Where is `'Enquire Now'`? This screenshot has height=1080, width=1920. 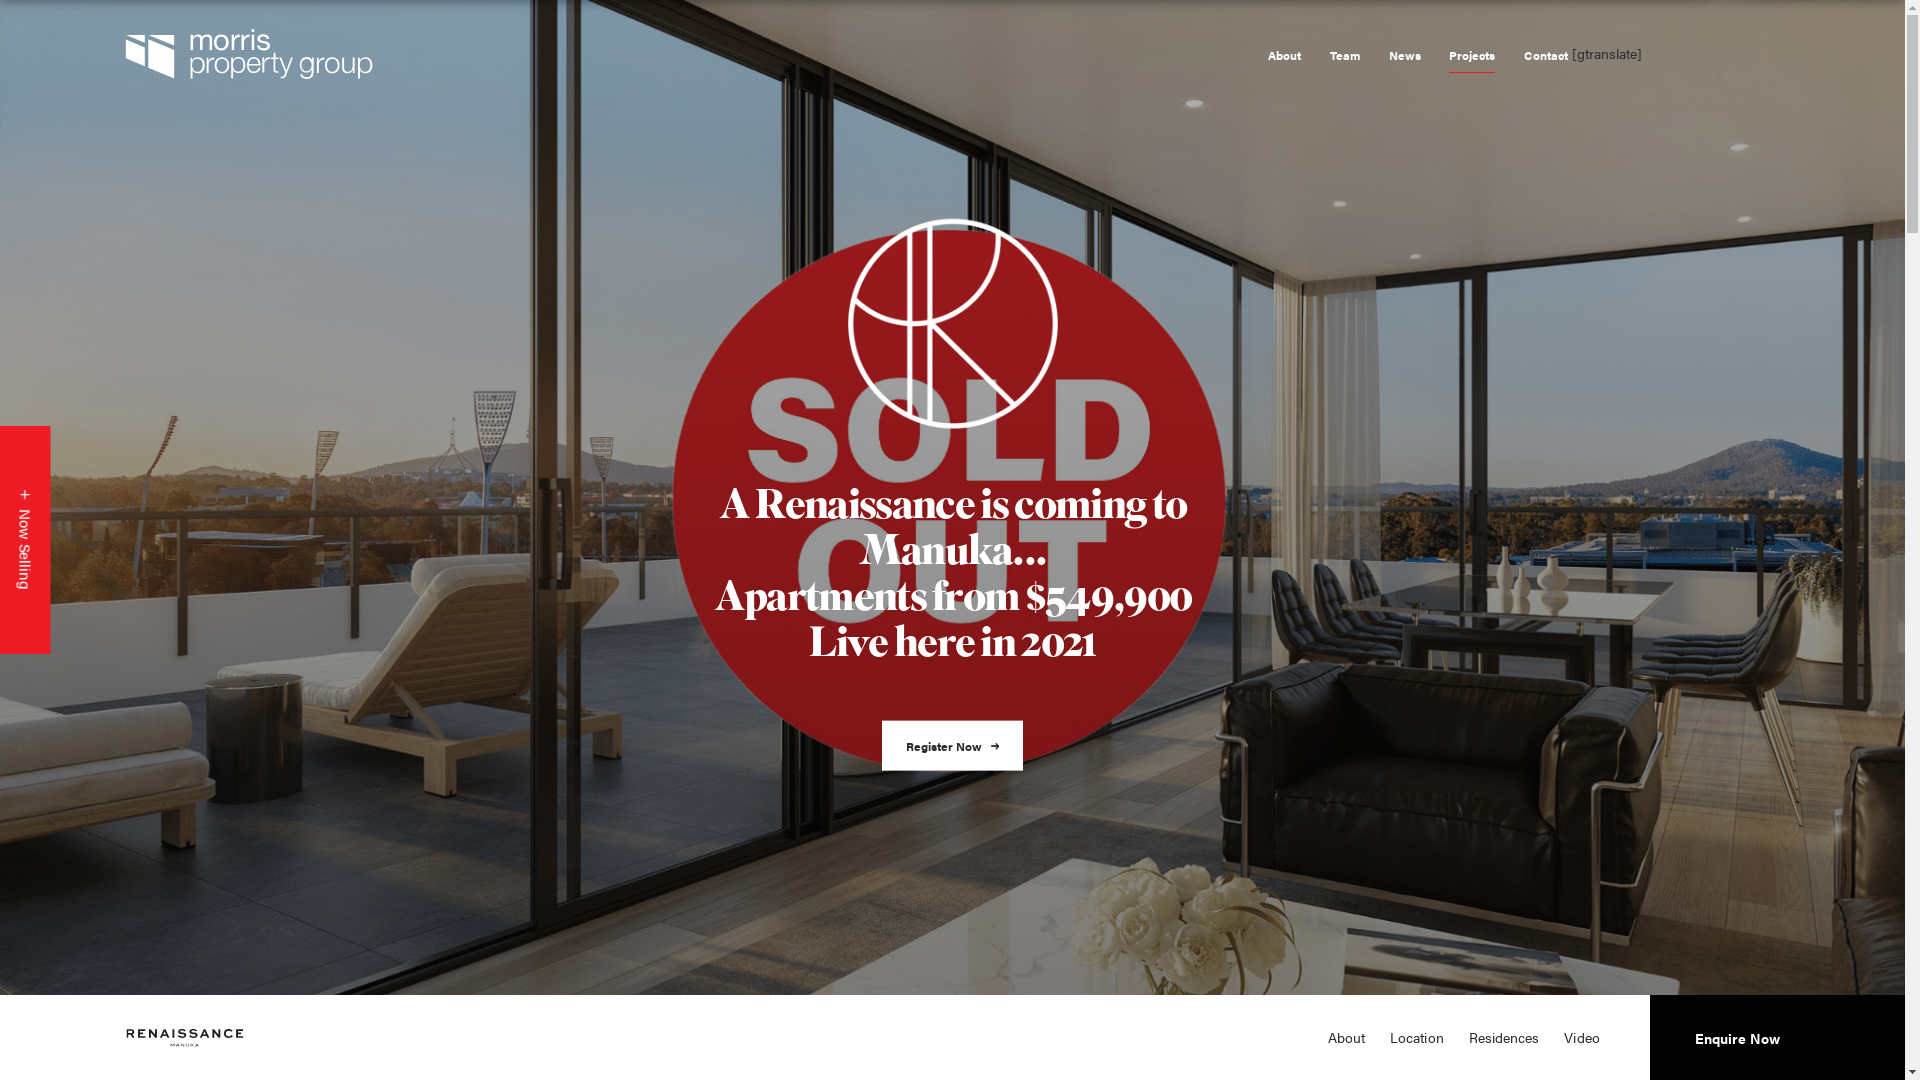
'Enquire Now' is located at coordinates (1736, 1036).